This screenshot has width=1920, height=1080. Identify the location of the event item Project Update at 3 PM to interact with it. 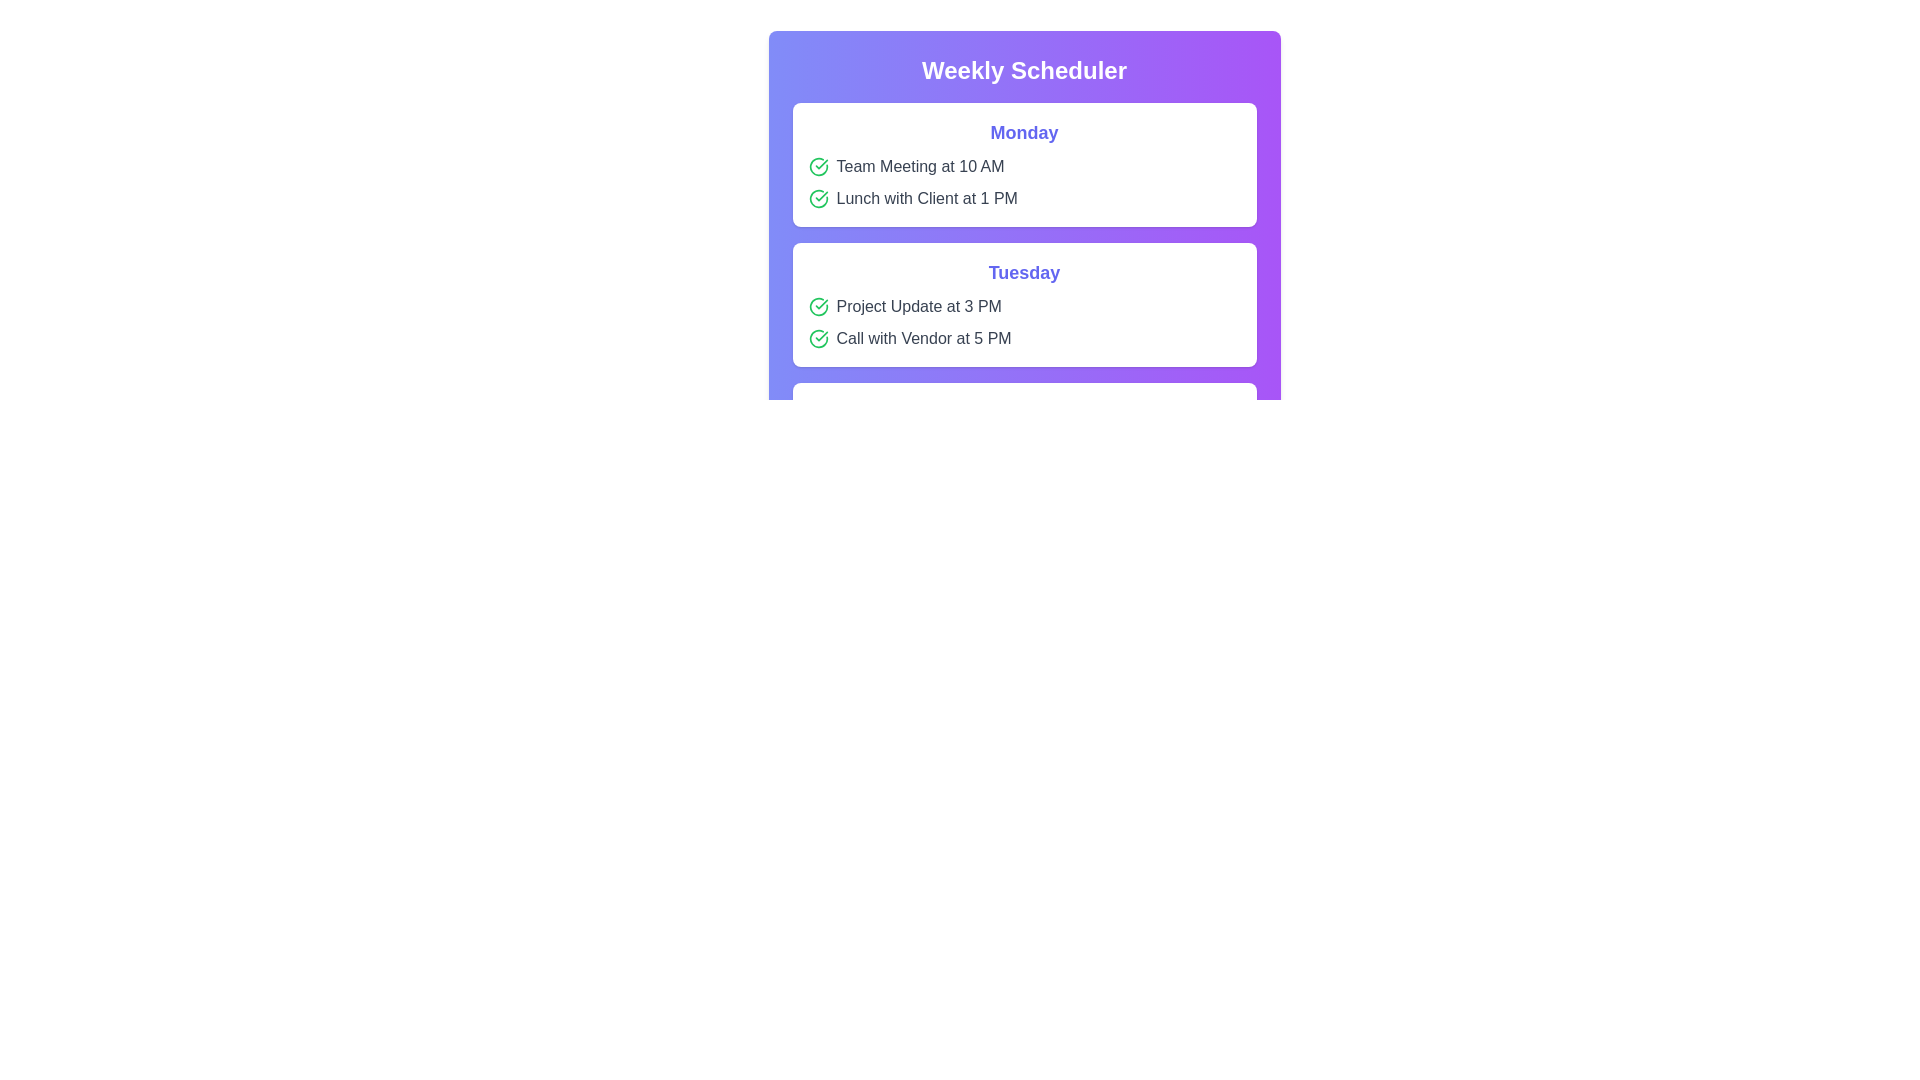
(1024, 307).